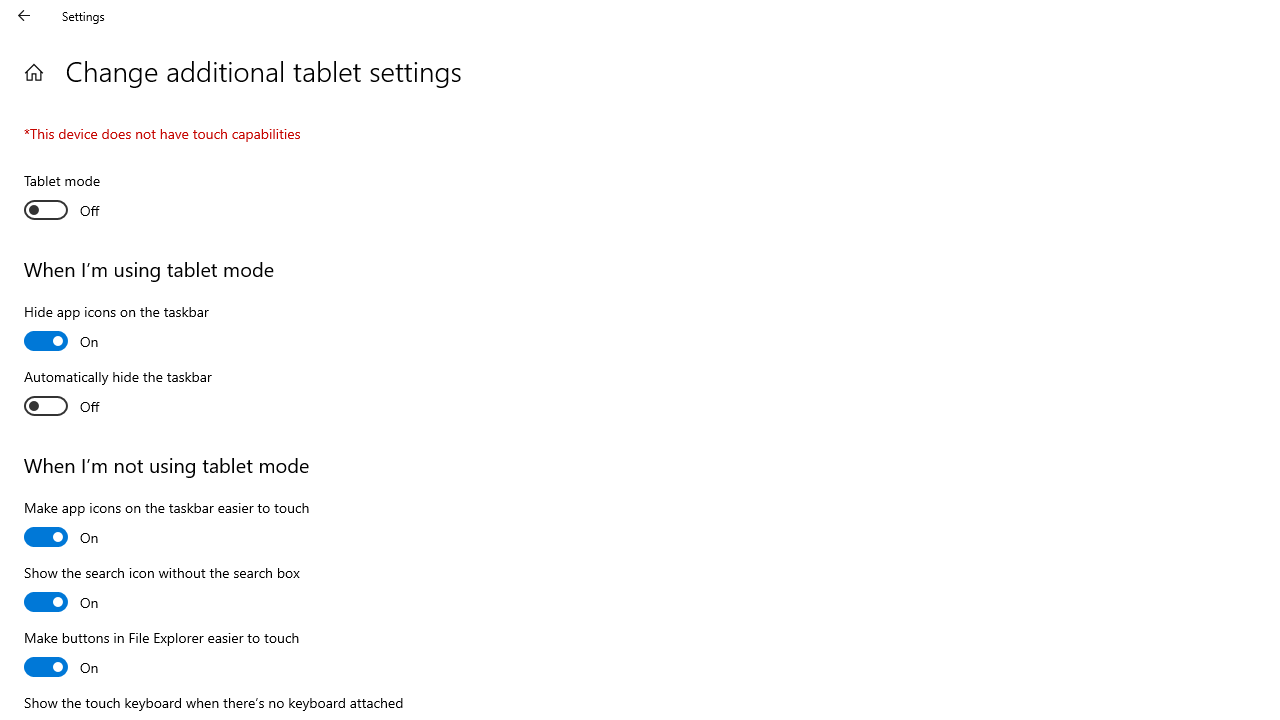 This screenshot has width=1280, height=720. What do you see at coordinates (33, 71) in the screenshot?
I see `'Home'` at bounding box center [33, 71].